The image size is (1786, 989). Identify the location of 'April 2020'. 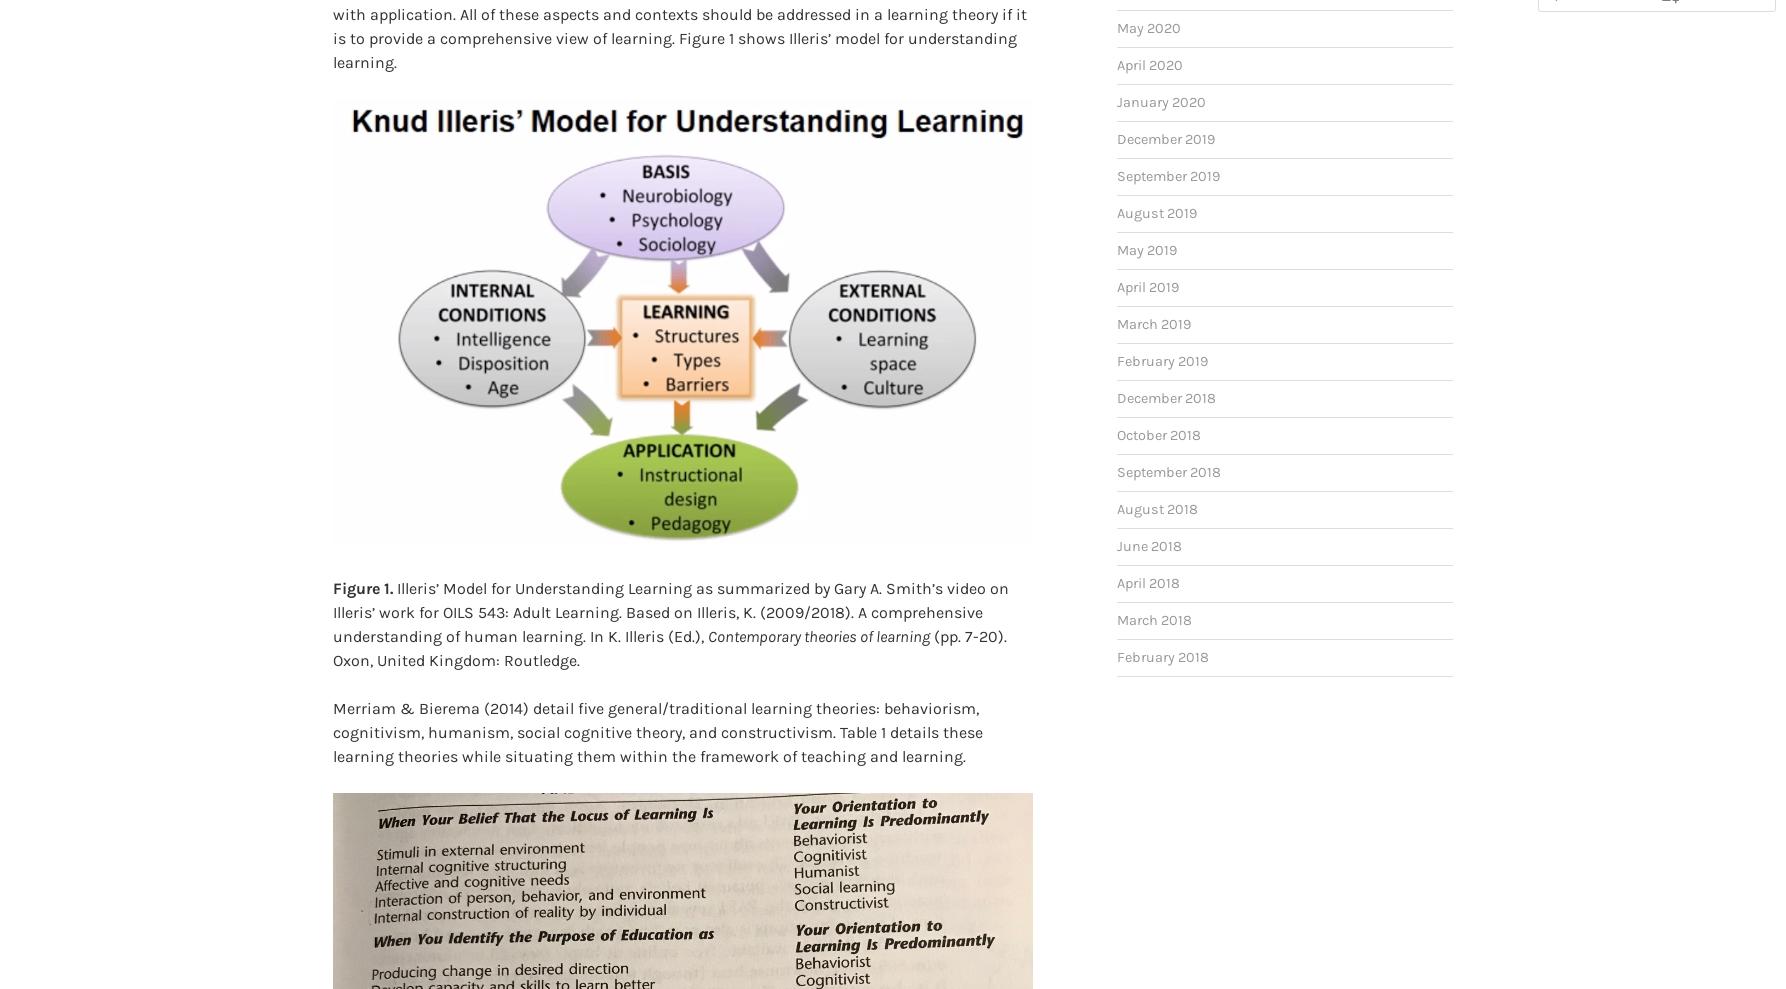
(1149, 32).